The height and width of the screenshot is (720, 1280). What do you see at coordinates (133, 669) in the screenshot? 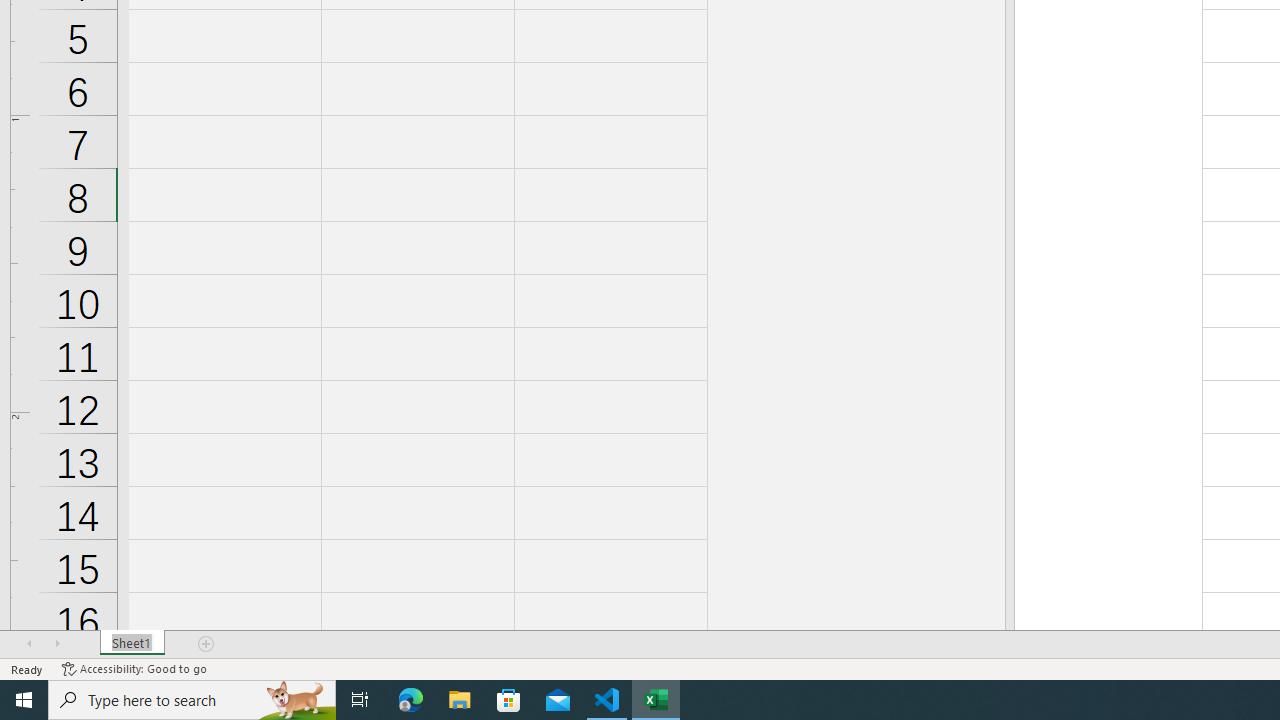
I see `'Accessibility Checker Accessibility: Good to go'` at bounding box center [133, 669].